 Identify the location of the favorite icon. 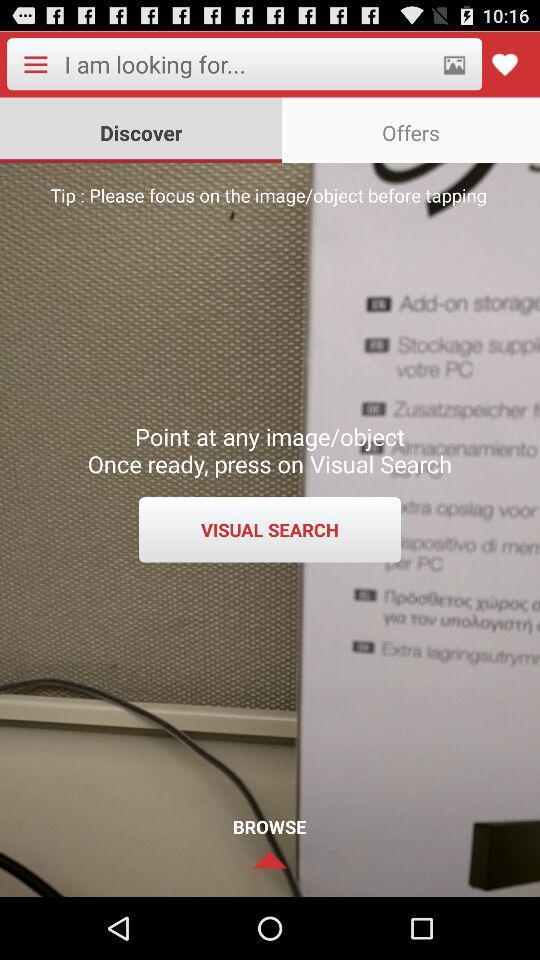
(503, 68).